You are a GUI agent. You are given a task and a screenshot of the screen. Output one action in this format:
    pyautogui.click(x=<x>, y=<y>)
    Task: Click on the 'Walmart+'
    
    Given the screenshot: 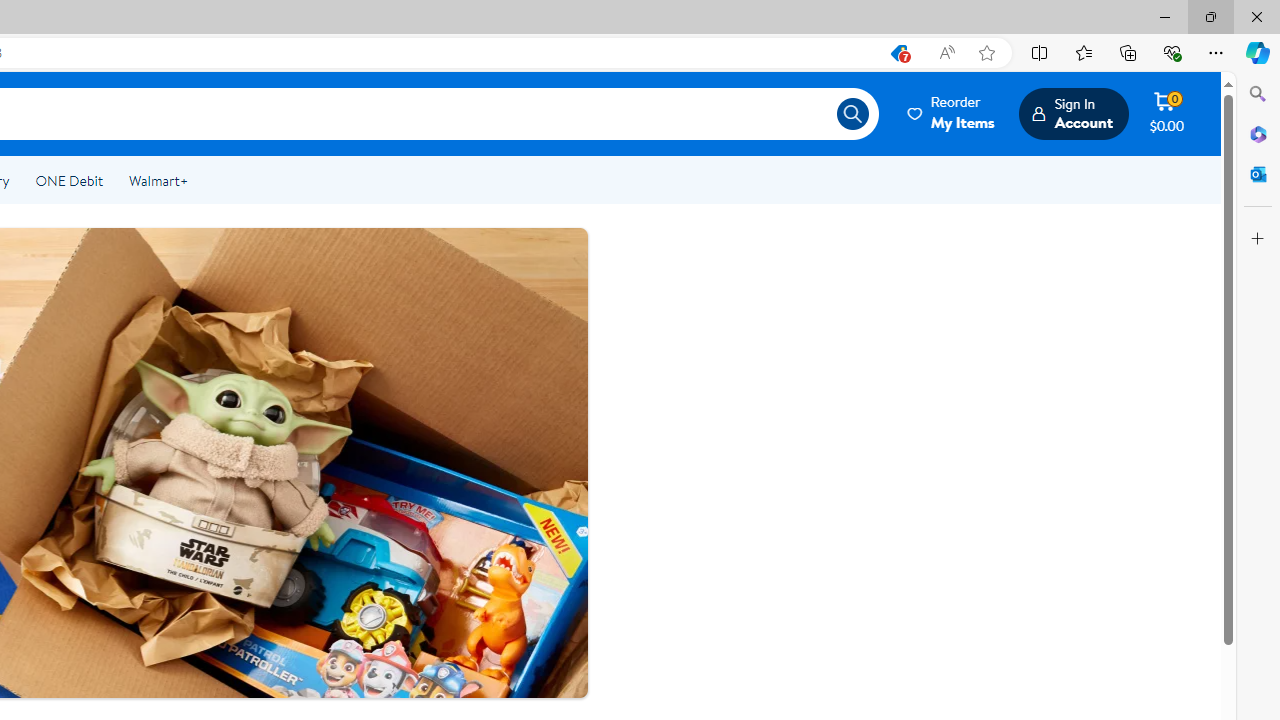 What is the action you would take?
    pyautogui.click(x=157, y=181)
    